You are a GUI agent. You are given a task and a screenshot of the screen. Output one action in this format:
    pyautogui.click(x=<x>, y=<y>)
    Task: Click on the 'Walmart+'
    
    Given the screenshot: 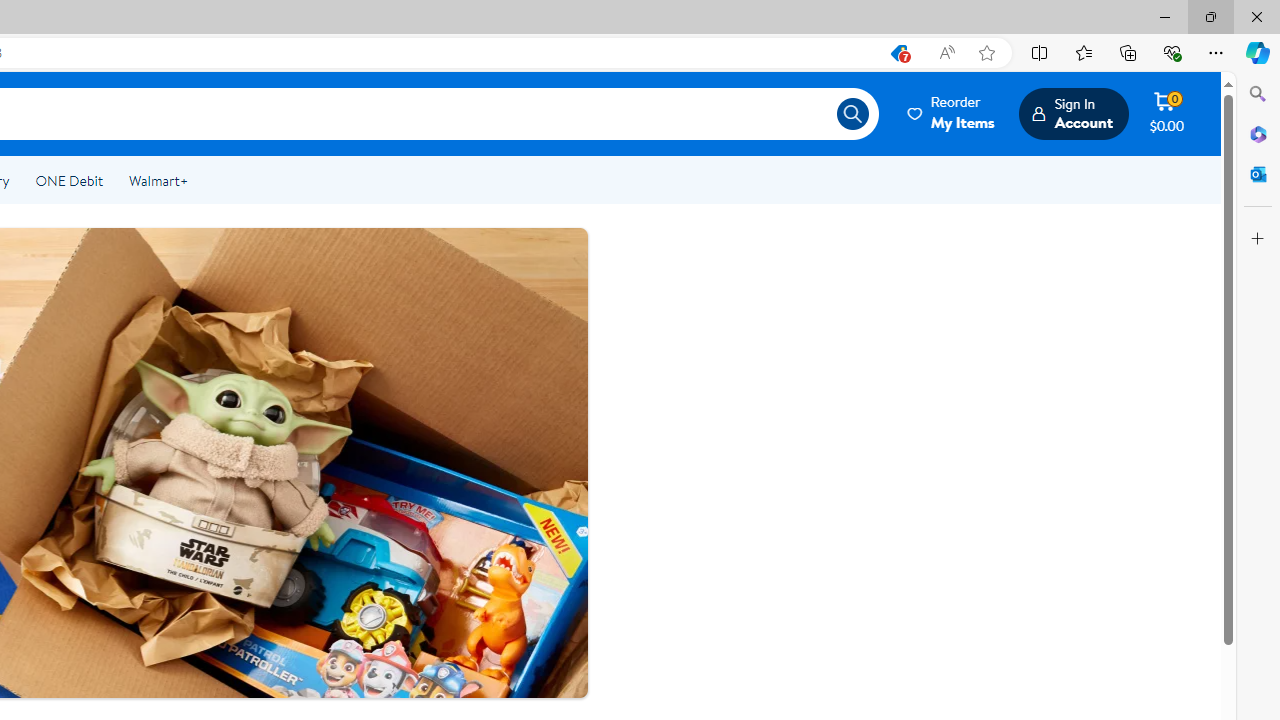 What is the action you would take?
    pyautogui.click(x=157, y=181)
    